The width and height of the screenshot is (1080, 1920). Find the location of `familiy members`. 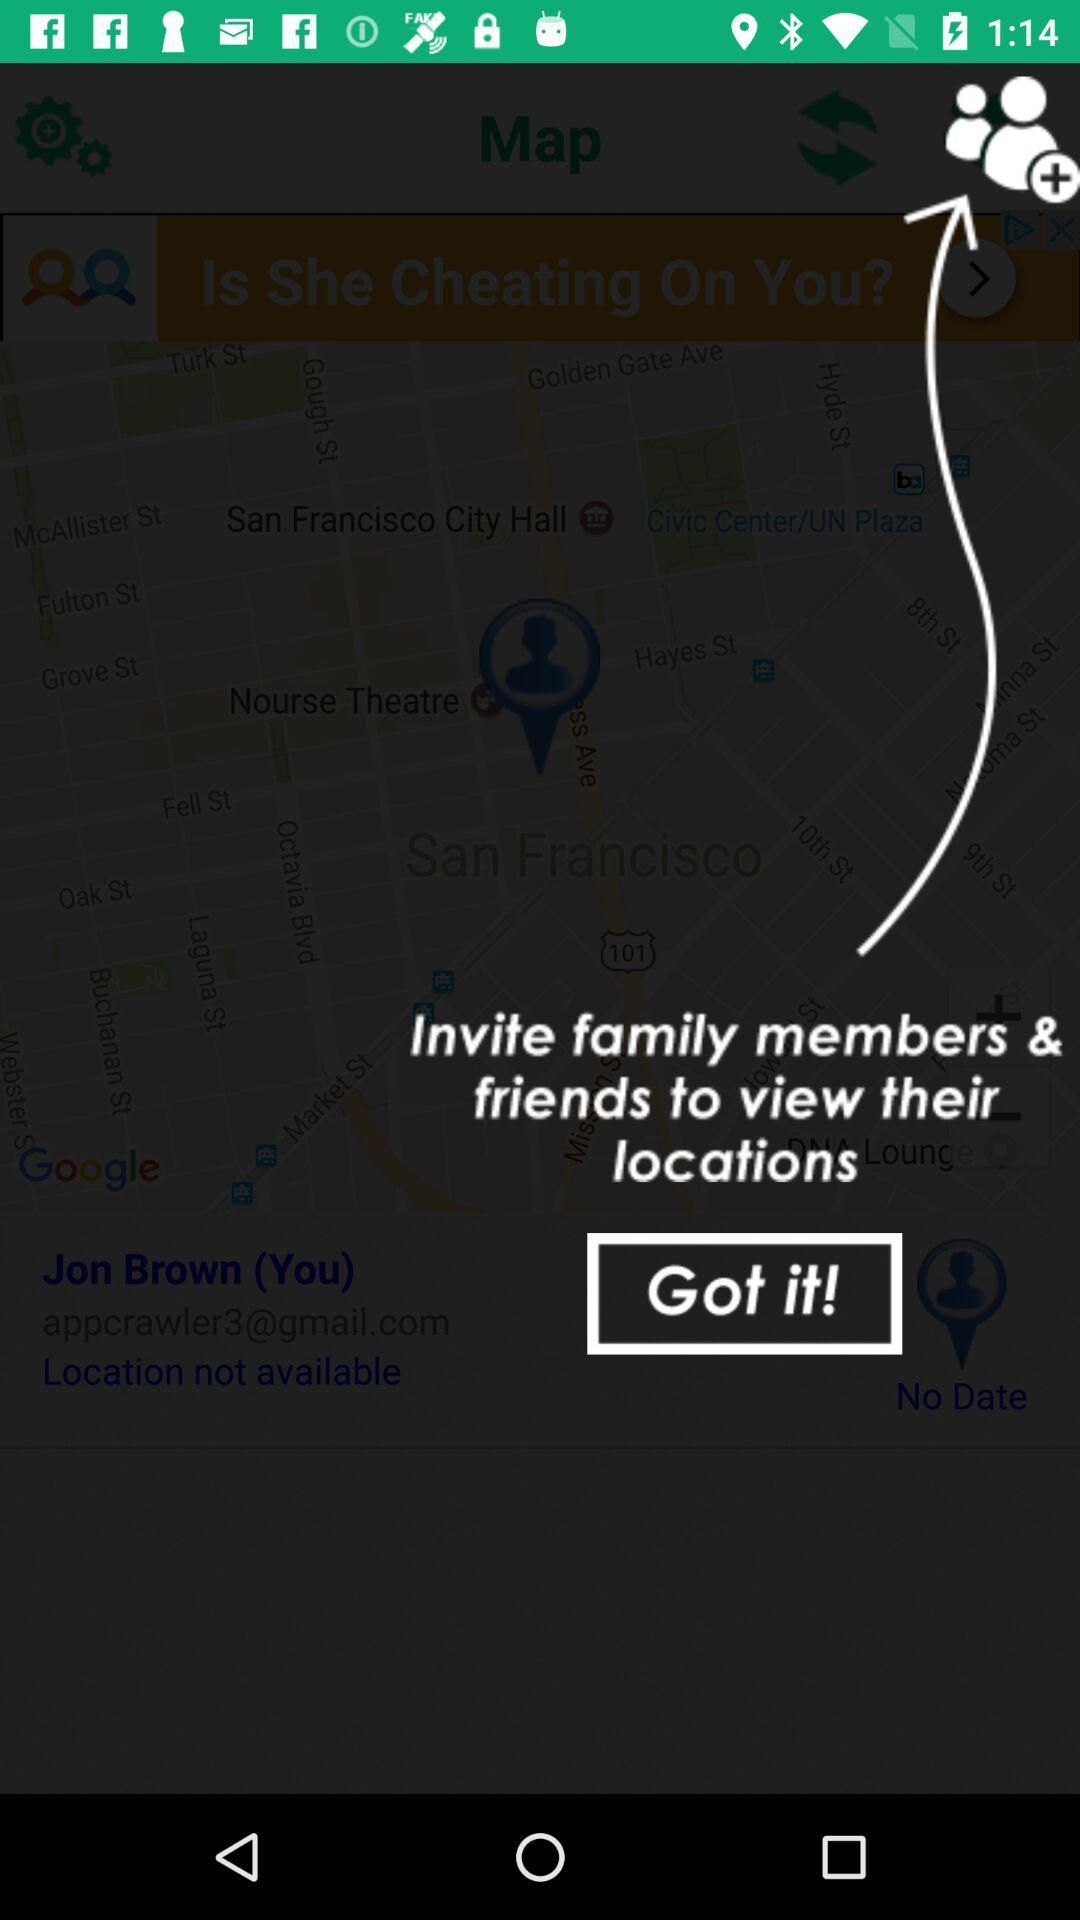

familiy members is located at coordinates (990, 135).